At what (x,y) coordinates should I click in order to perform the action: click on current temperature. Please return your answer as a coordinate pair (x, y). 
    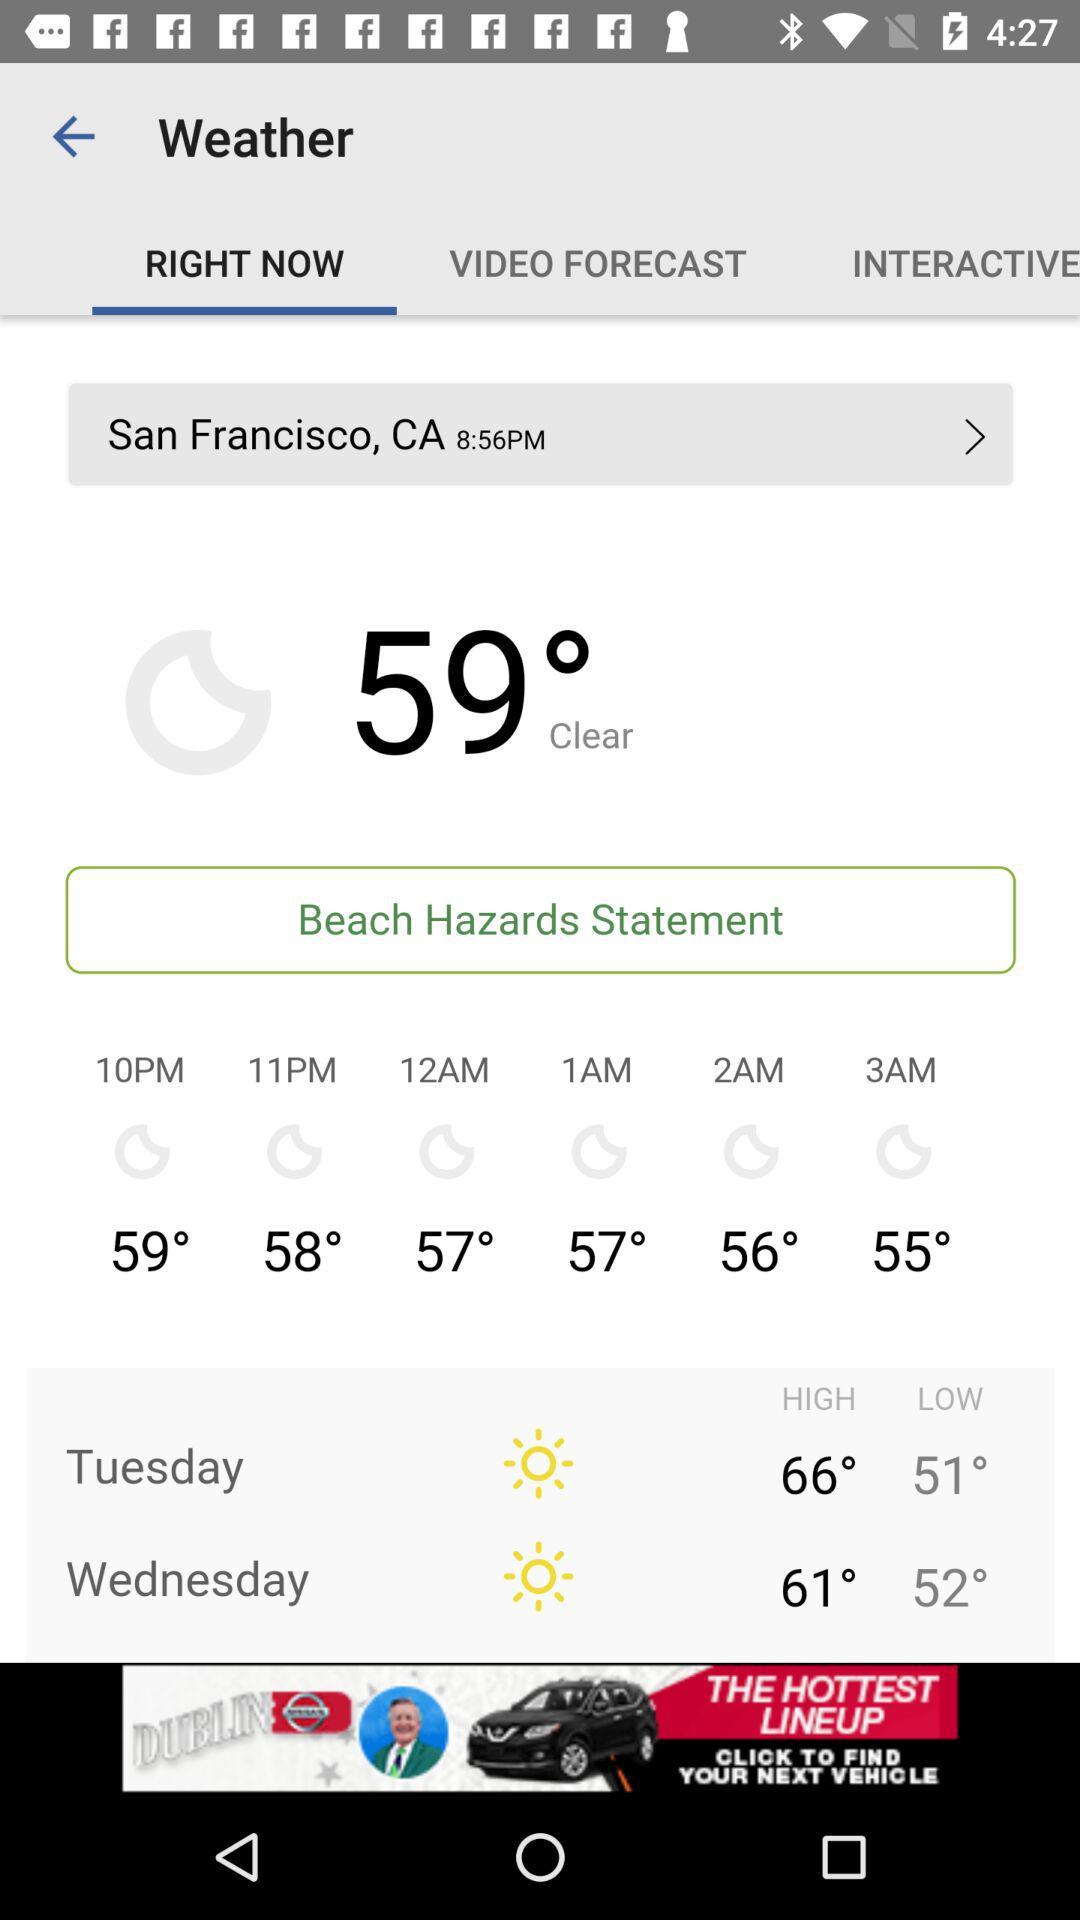
    Looking at the image, I should click on (540, 988).